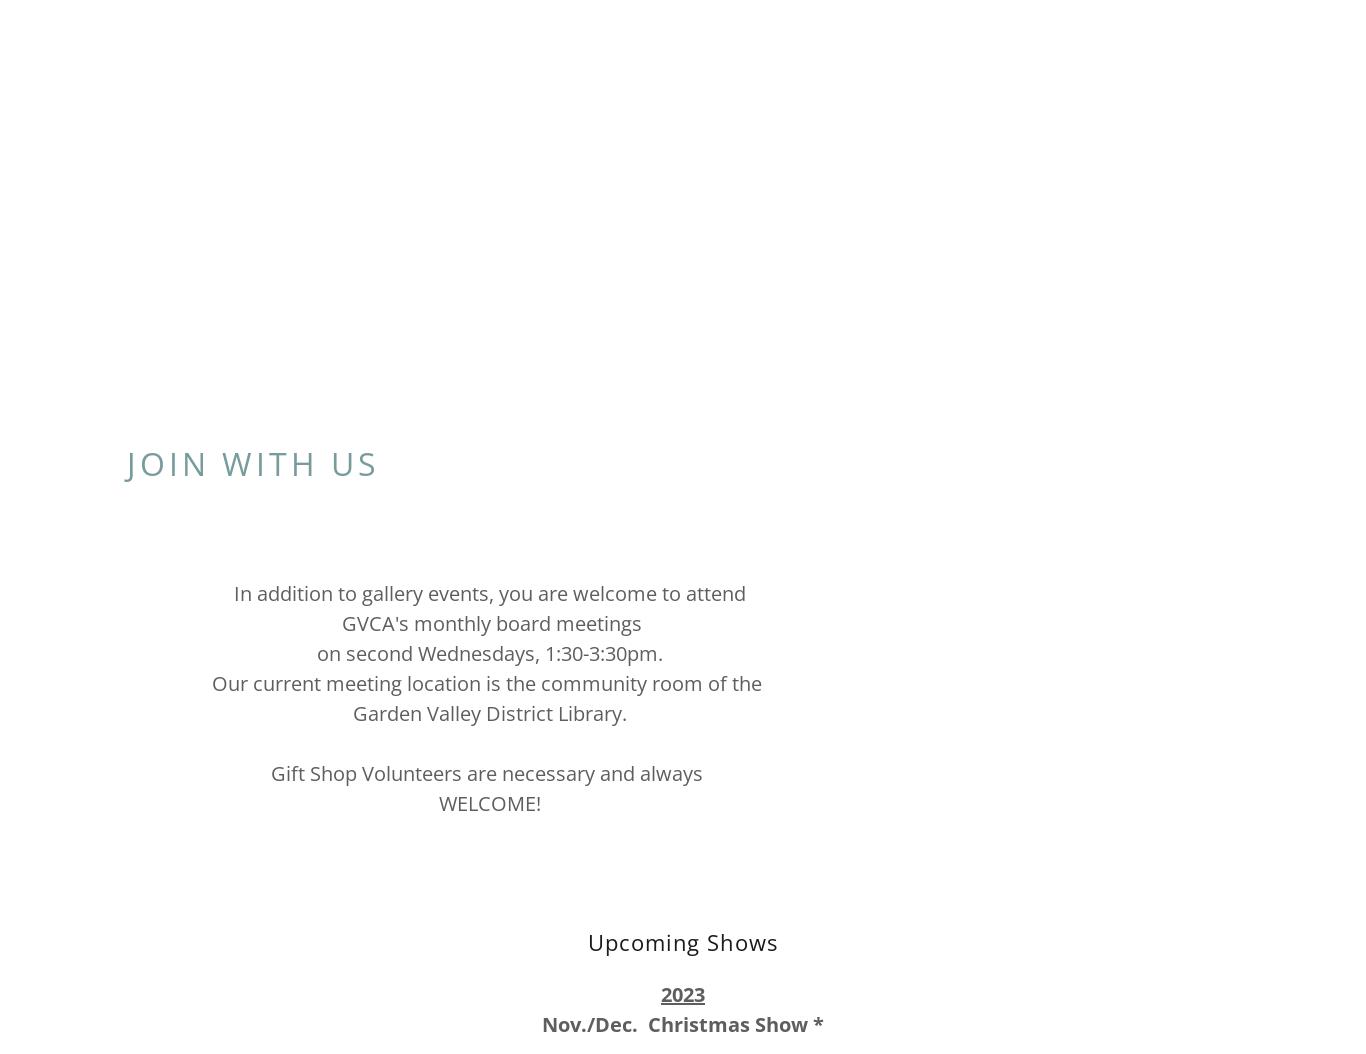 This screenshot has width=1366, height=1054. Describe the element at coordinates (683, 1023) in the screenshot. I see `'Nov./Dec.  Christmas Show *'` at that location.